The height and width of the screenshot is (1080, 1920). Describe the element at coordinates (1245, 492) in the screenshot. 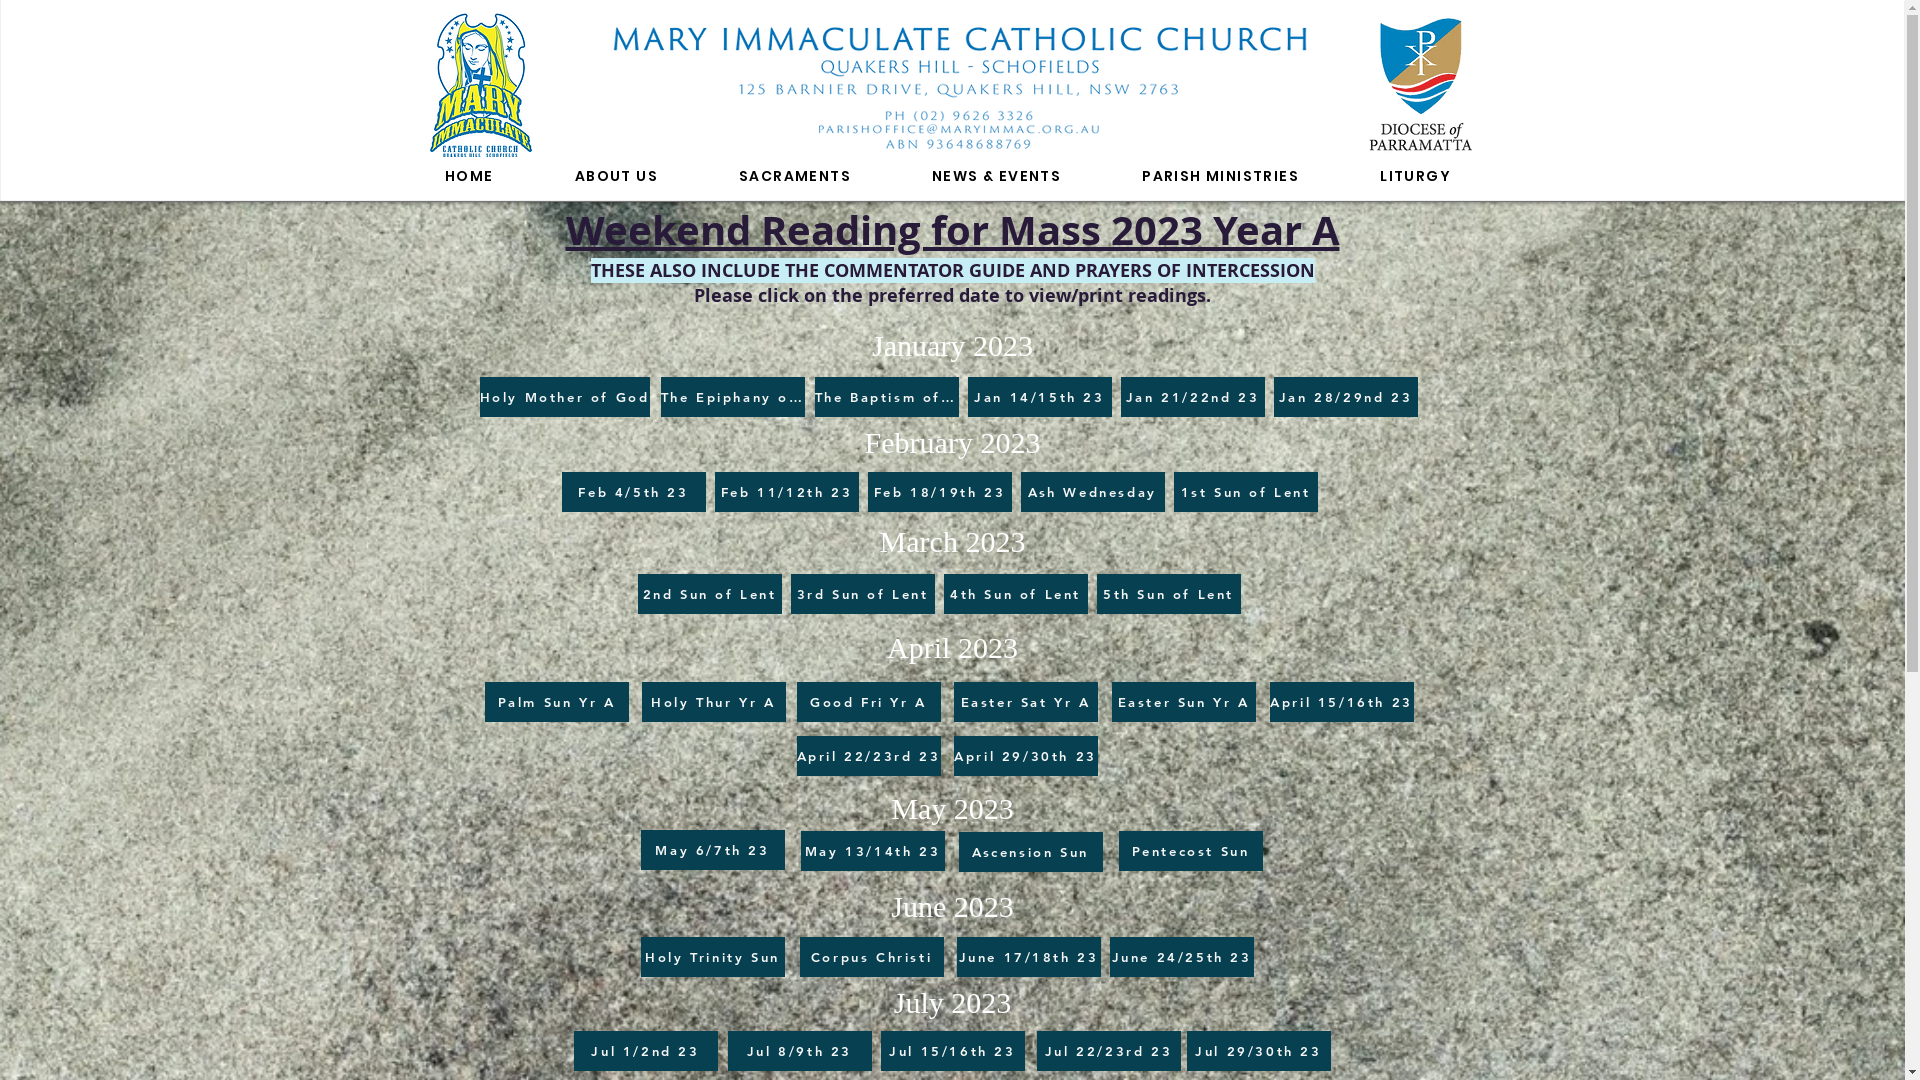

I see `'1st Sun of Lent'` at that location.